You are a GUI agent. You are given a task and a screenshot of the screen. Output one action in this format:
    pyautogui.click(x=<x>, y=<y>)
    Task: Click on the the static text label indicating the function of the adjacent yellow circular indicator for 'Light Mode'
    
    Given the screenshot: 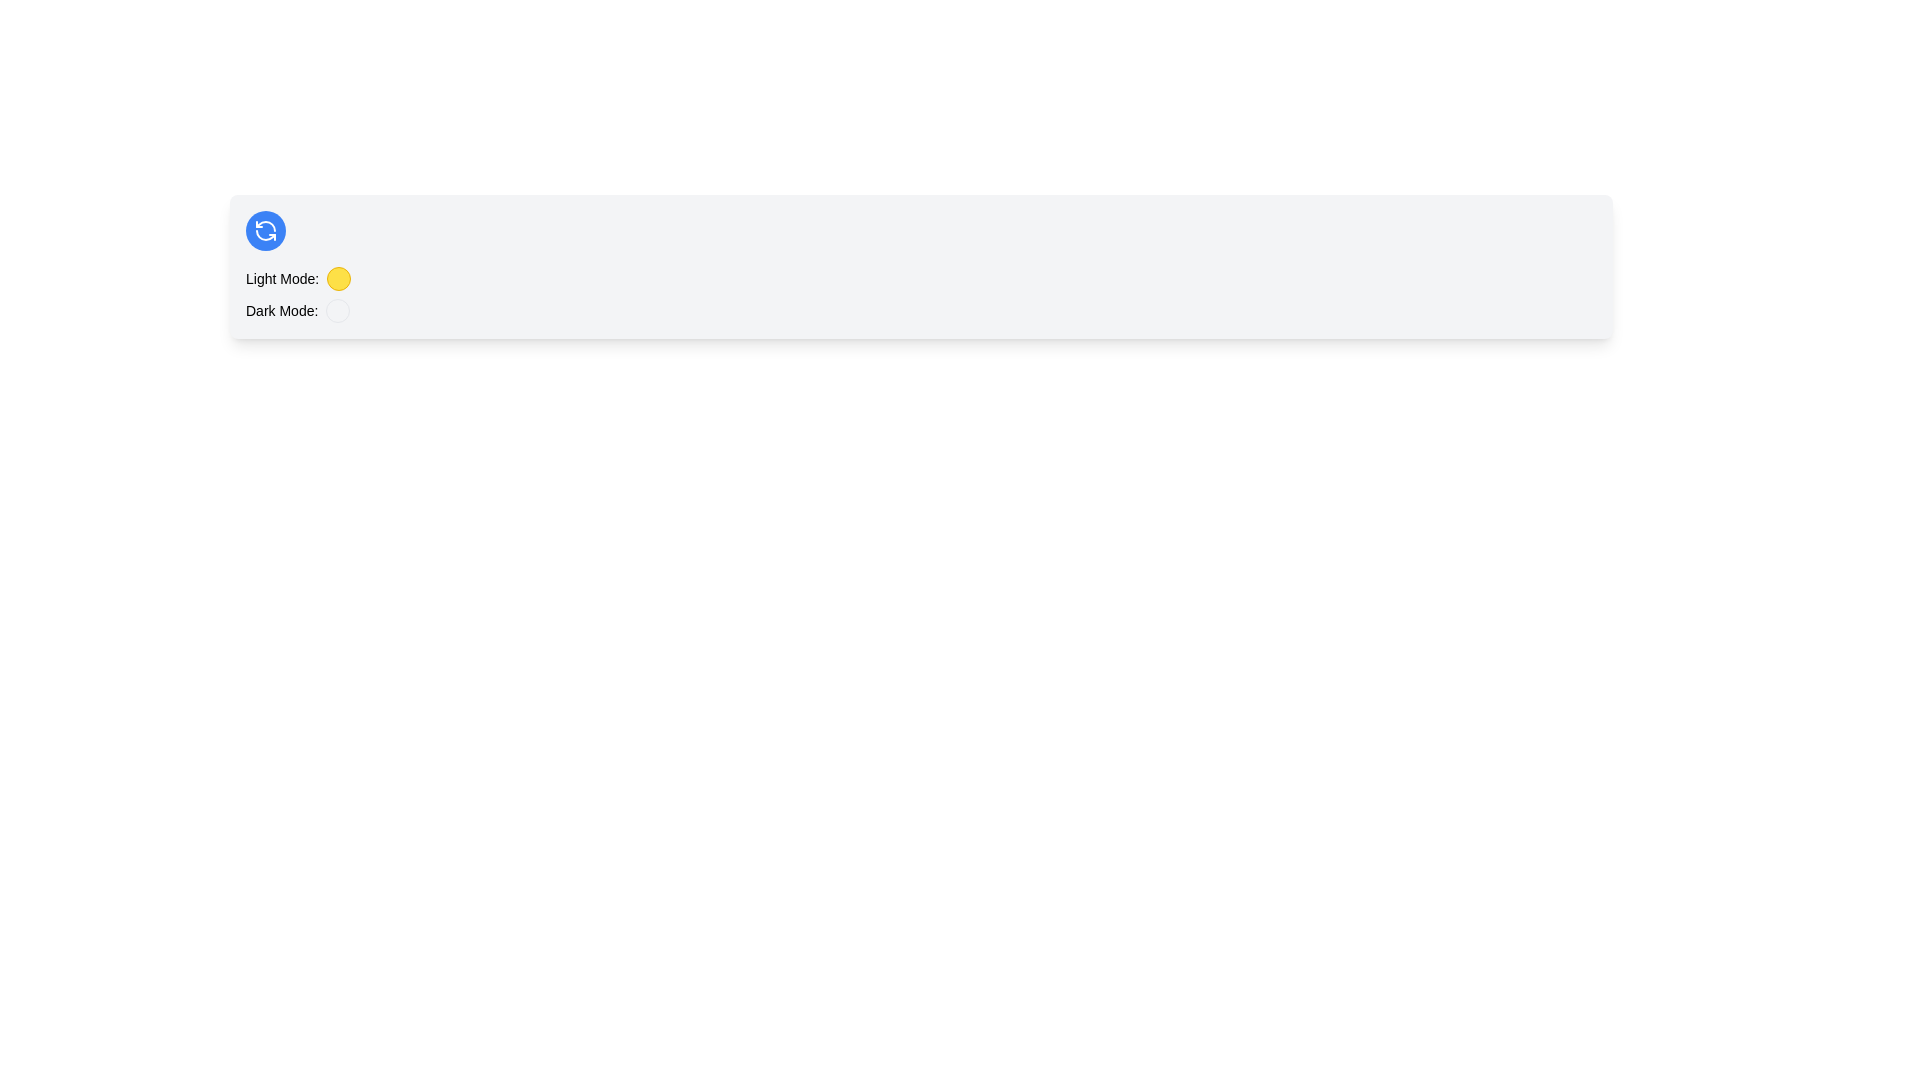 What is the action you would take?
    pyautogui.click(x=281, y=278)
    